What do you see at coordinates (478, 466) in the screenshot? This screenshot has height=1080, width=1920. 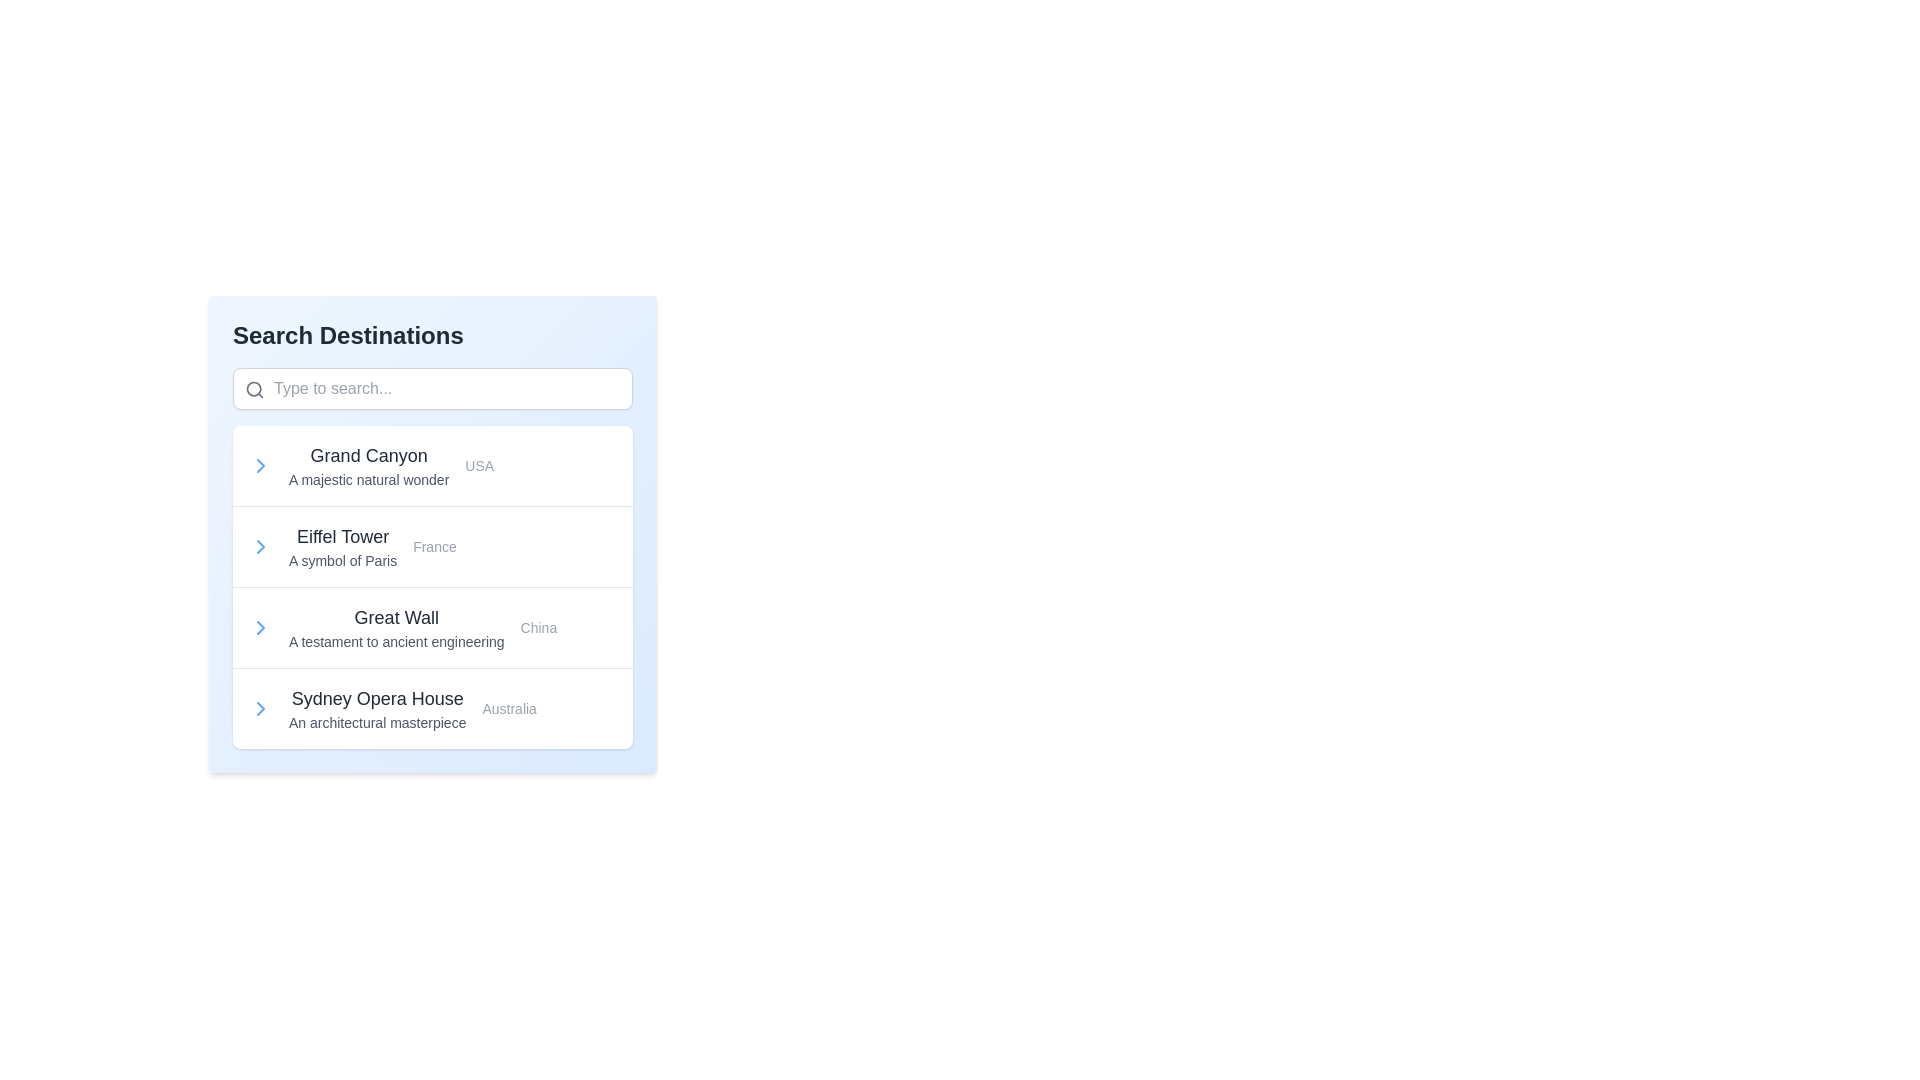 I see `the static text label displaying 'USA', which is positioned at the far-right within the entry for 'Grand Canyon', adjacent to the subtitle 'A majestic natural wonder'` at bounding box center [478, 466].